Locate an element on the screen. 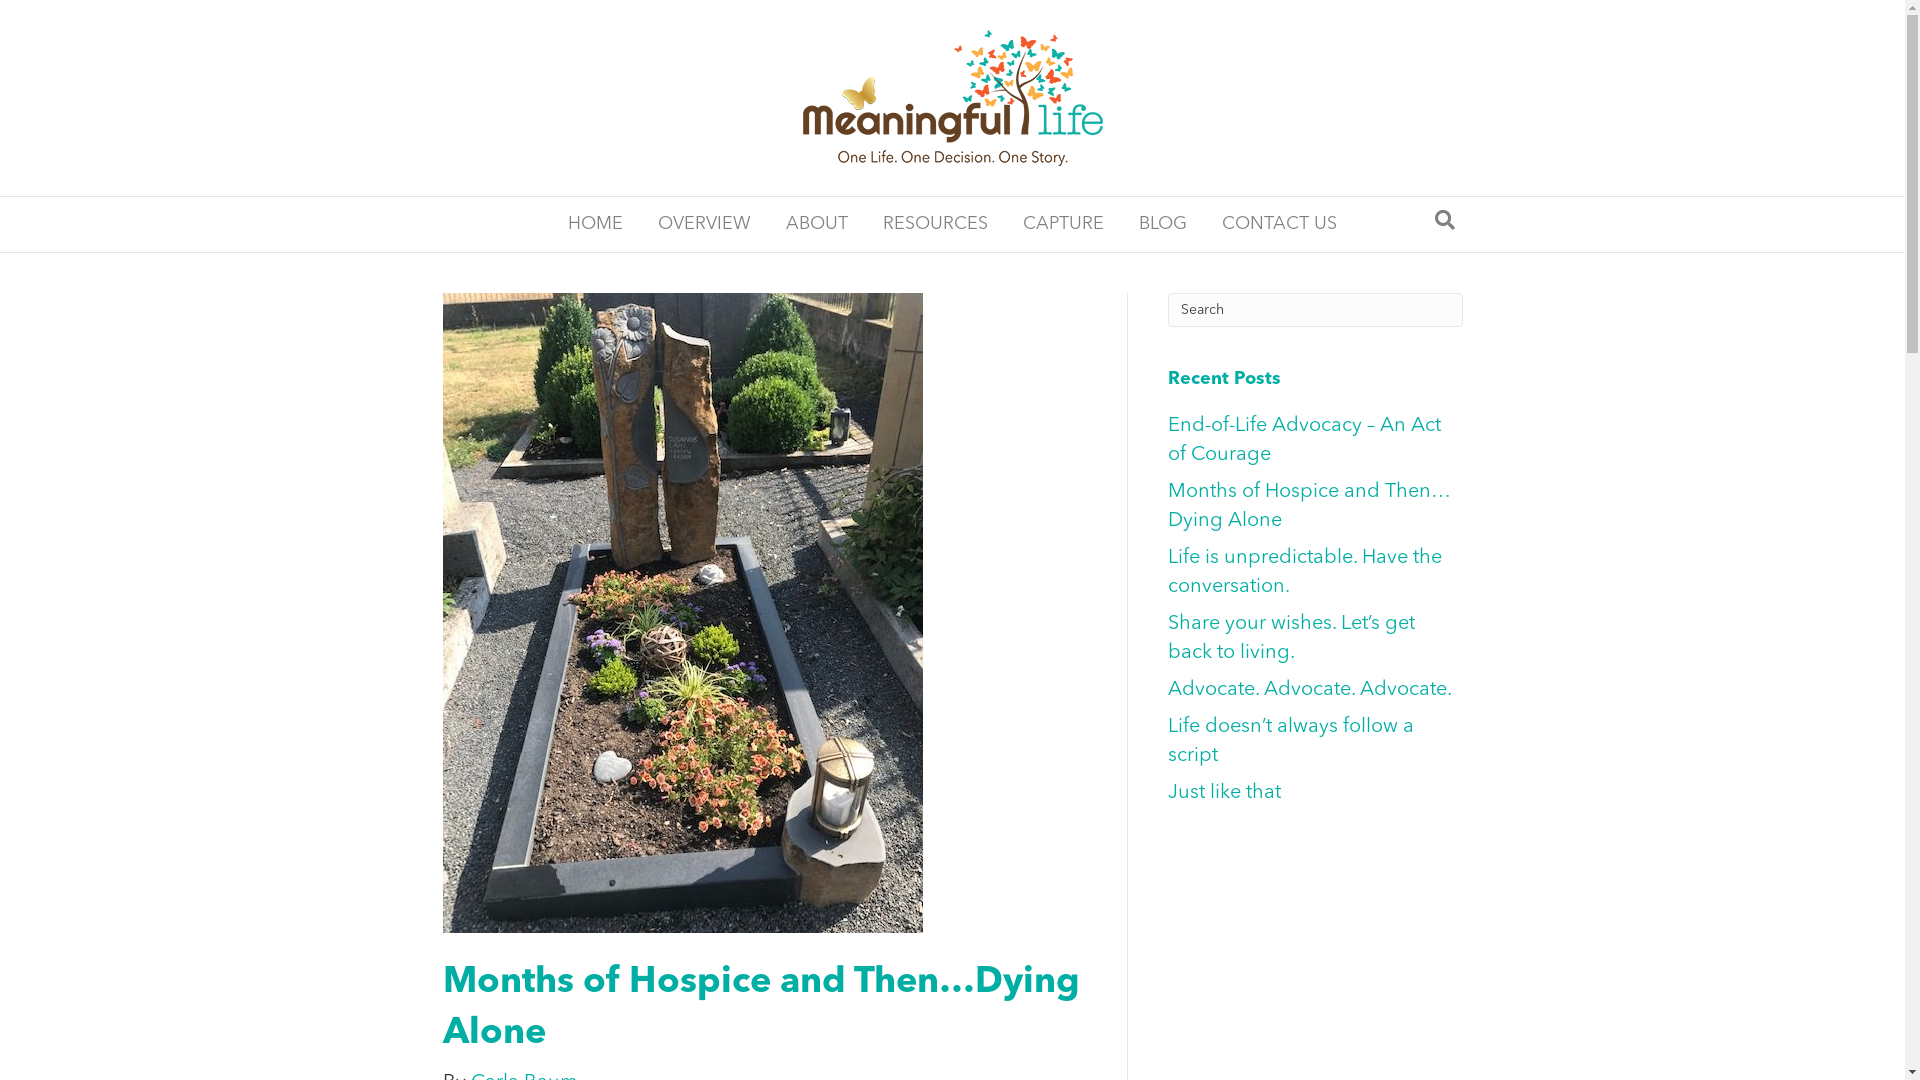  'ABOUT' is located at coordinates (816, 224).